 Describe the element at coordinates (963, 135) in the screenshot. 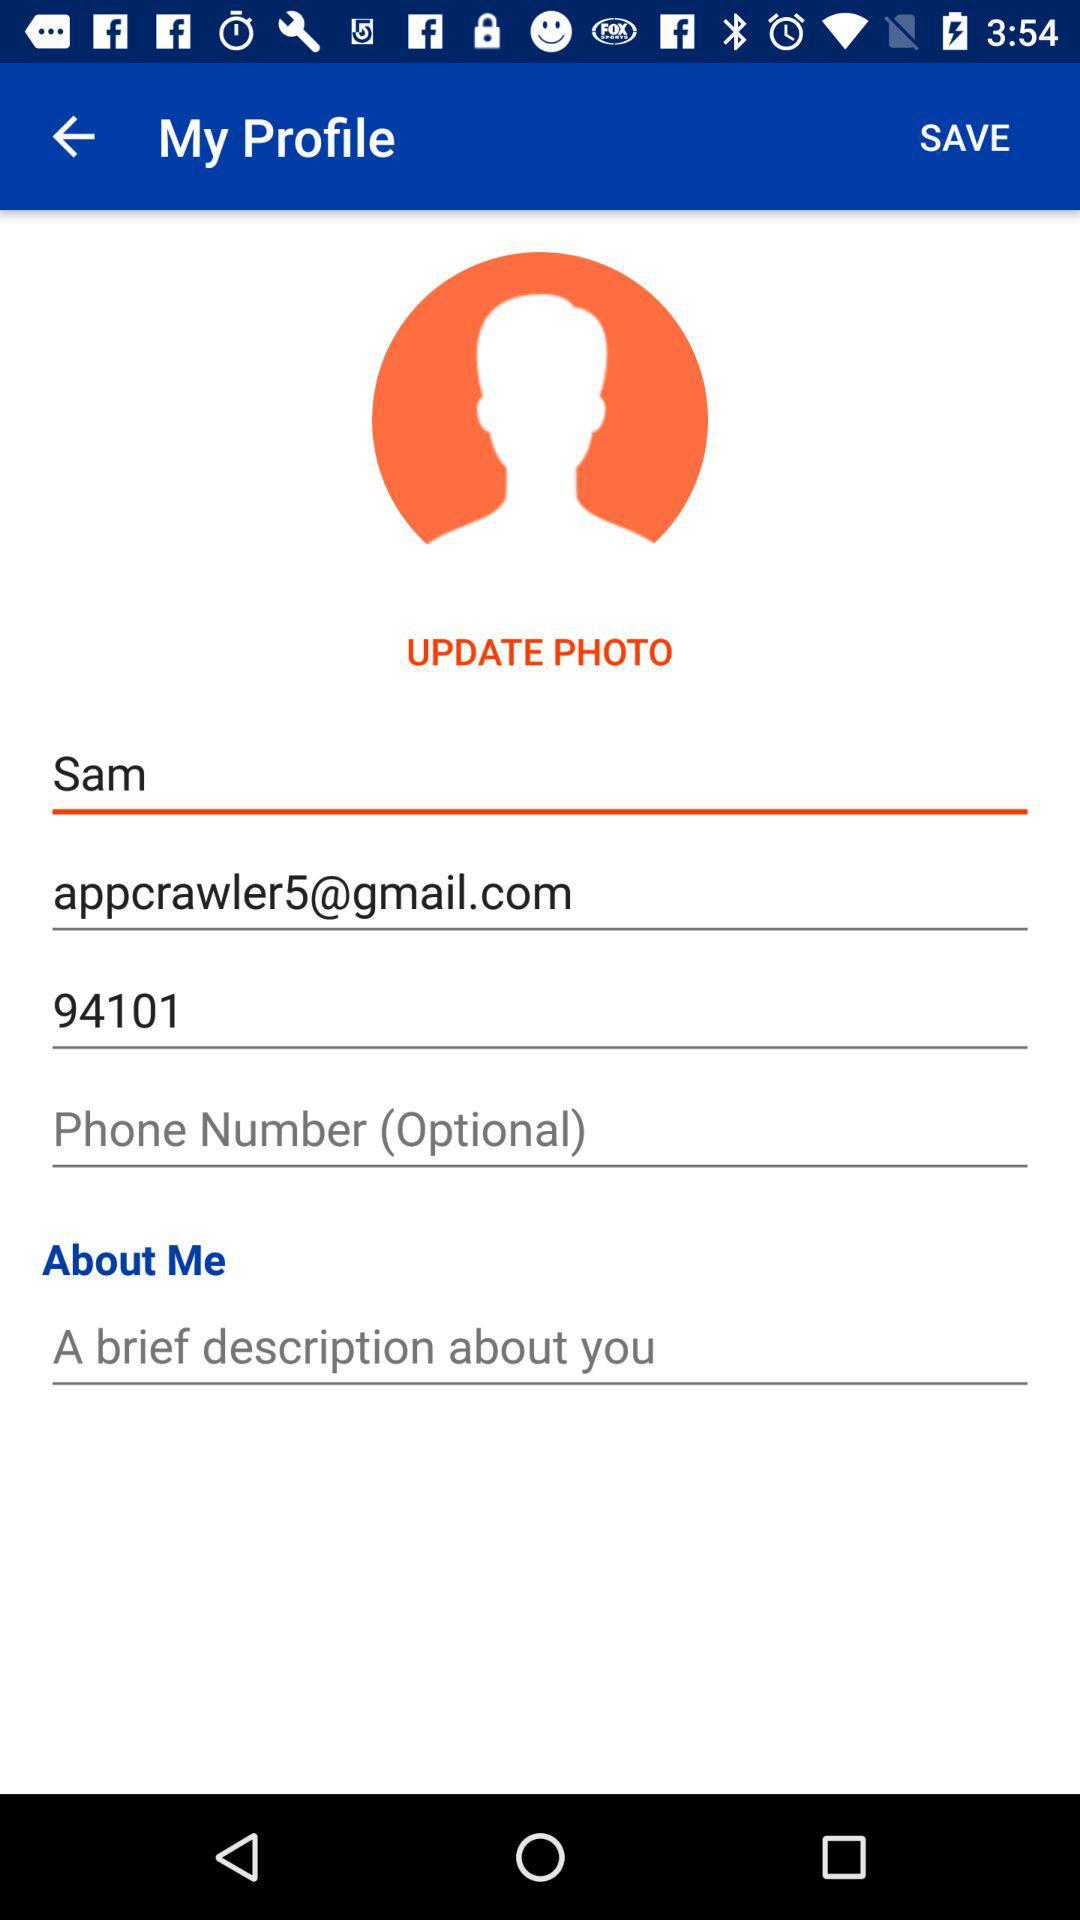

I see `the save item` at that location.